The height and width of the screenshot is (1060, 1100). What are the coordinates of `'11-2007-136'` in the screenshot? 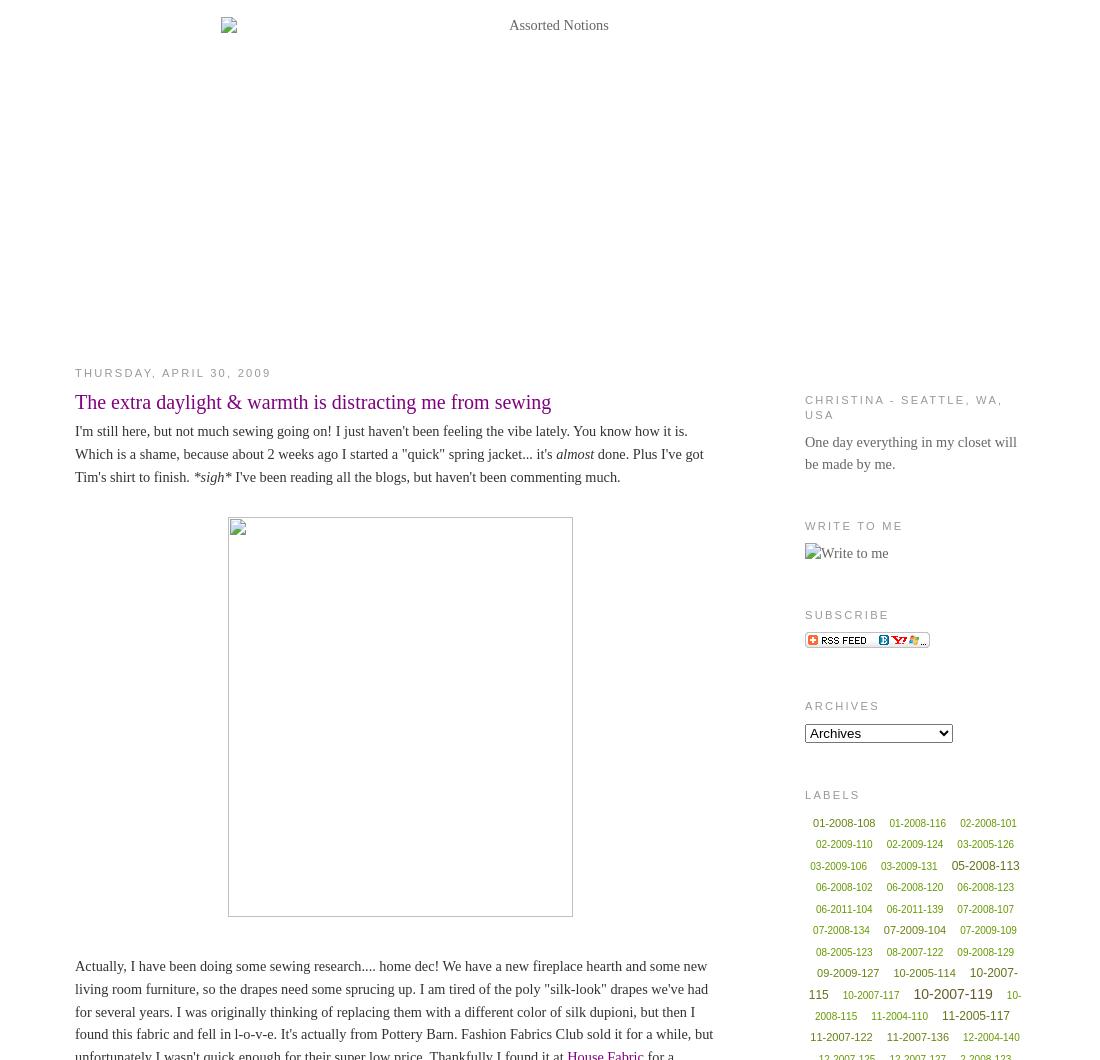 It's located at (885, 1035).